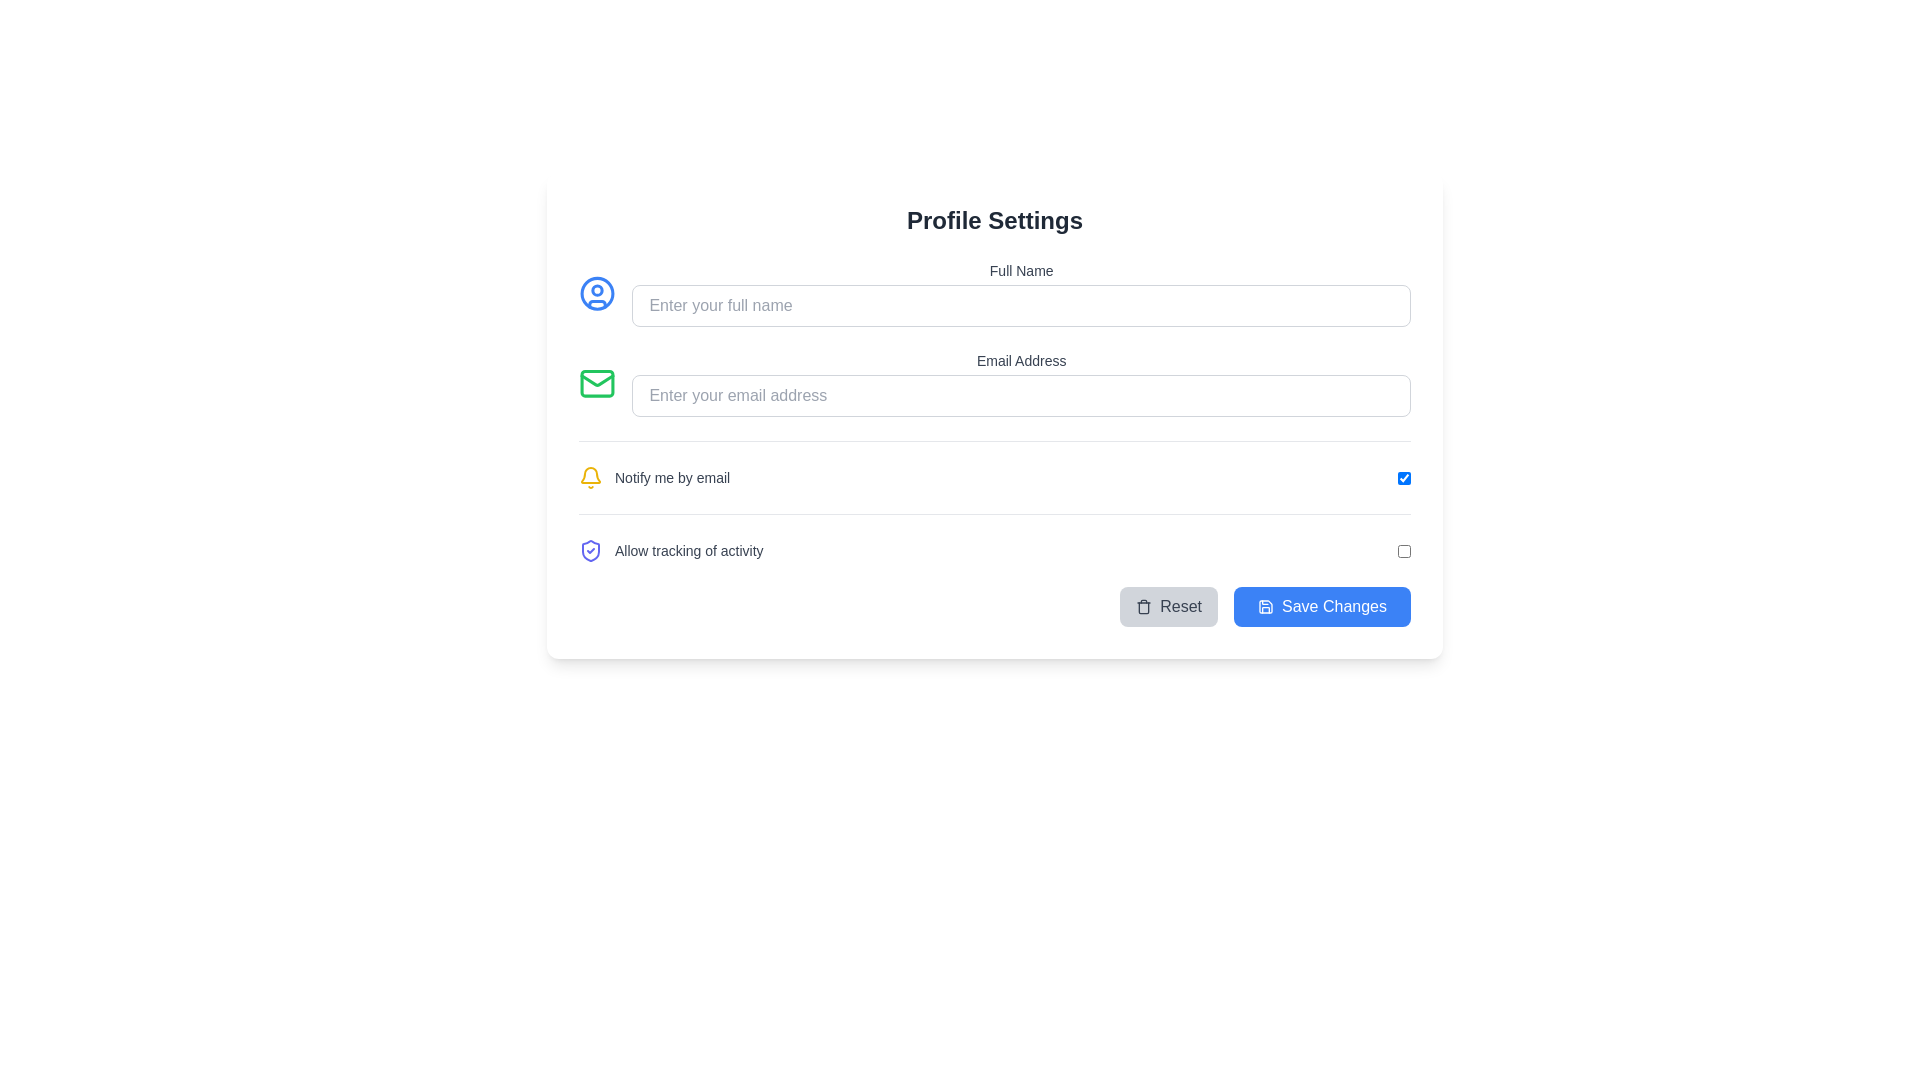 Image resolution: width=1920 pixels, height=1080 pixels. I want to click on the Save icon within the blue 'Save Changes' button located in the lower-right corner, so click(1265, 605).